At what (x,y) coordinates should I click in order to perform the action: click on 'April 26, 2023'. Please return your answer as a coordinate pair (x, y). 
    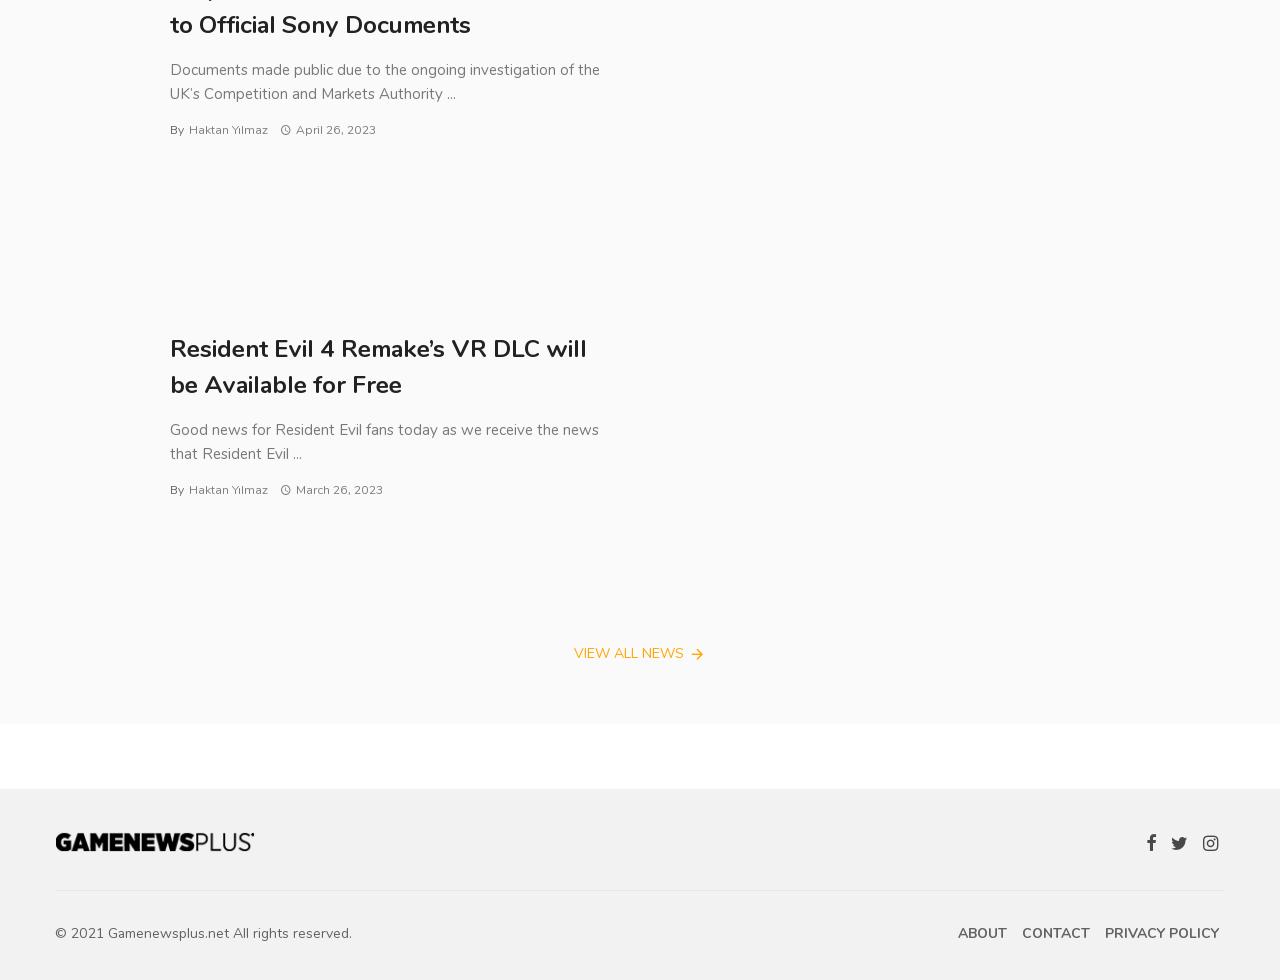
    Looking at the image, I should click on (334, 130).